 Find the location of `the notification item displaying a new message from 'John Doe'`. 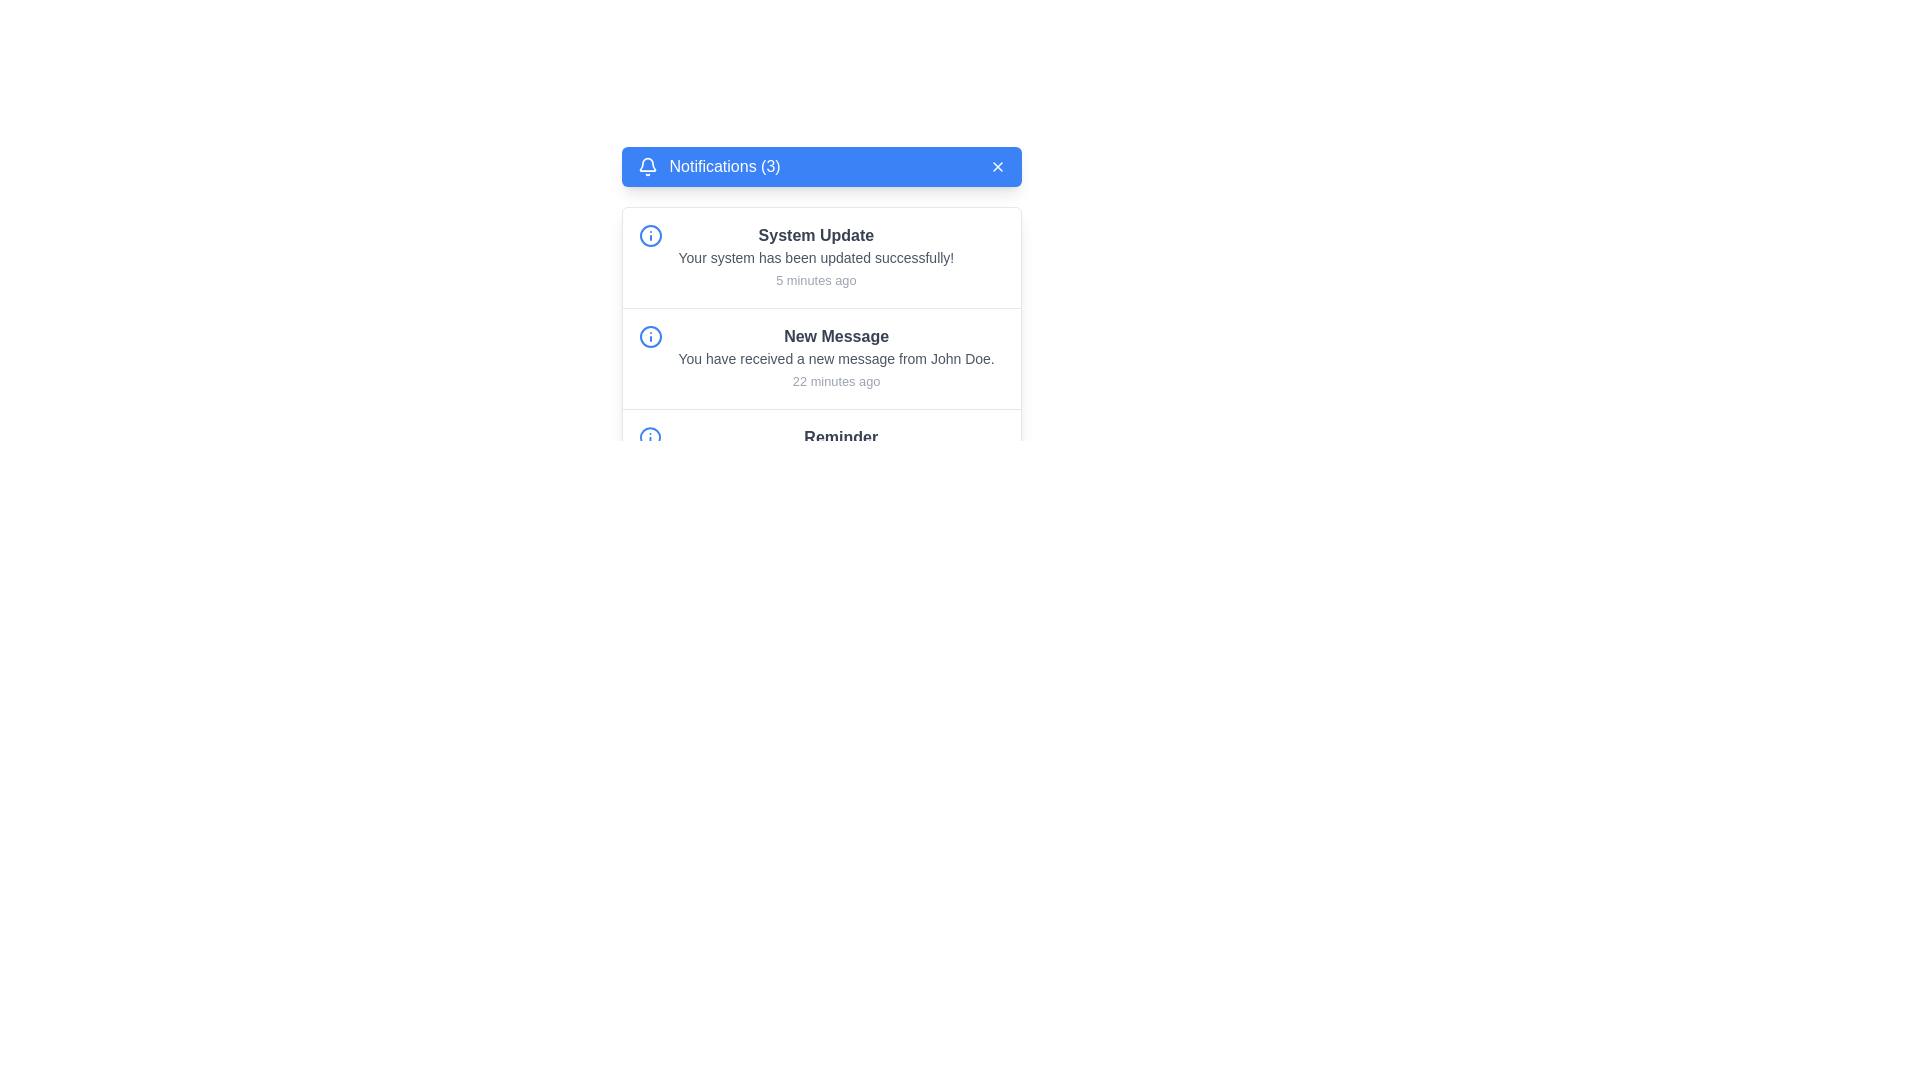

the notification item displaying a new message from 'John Doe' is located at coordinates (836, 357).